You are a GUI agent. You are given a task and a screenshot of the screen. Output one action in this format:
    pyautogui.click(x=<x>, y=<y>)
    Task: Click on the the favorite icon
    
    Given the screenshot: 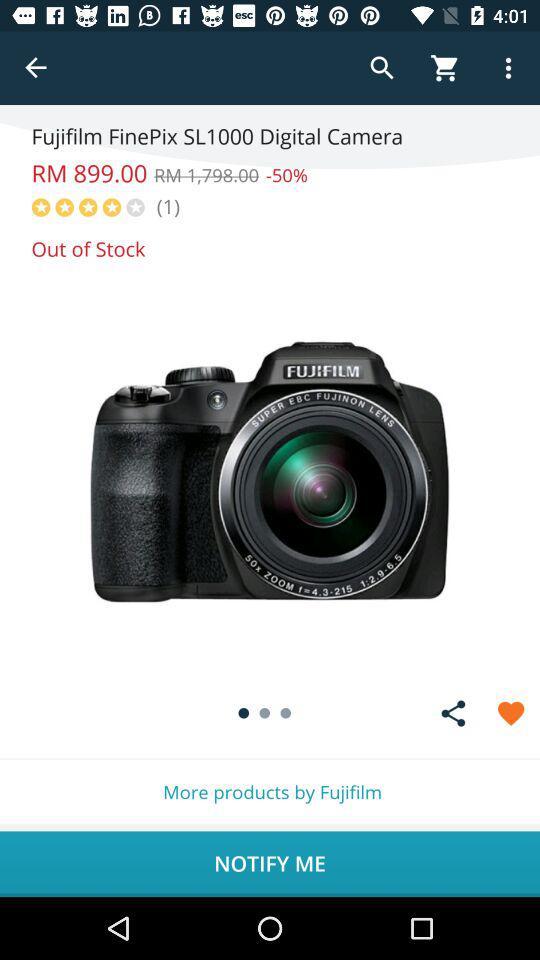 What is the action you would take?
    pyautogui.click(x=511, y=713)
    